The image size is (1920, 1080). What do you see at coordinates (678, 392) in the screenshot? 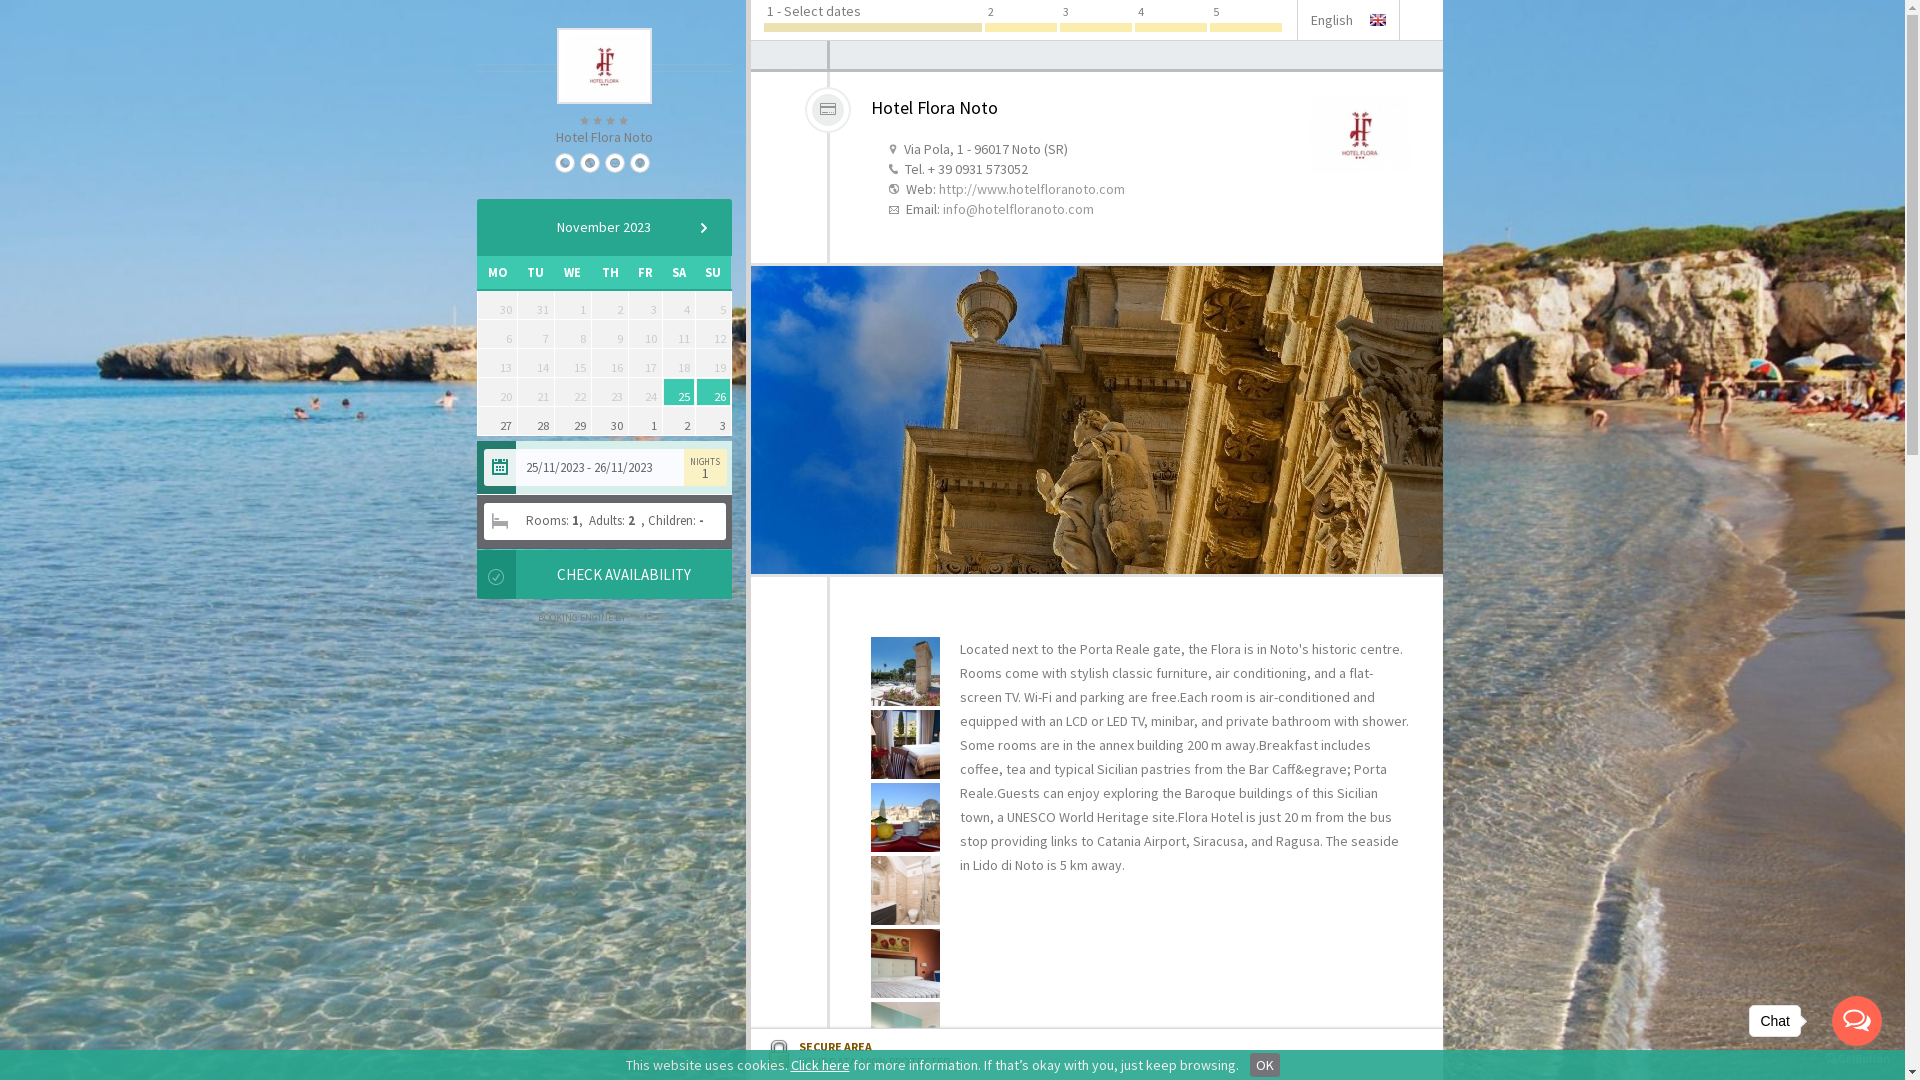
I see `'25'` at bounding box center [678, 392].